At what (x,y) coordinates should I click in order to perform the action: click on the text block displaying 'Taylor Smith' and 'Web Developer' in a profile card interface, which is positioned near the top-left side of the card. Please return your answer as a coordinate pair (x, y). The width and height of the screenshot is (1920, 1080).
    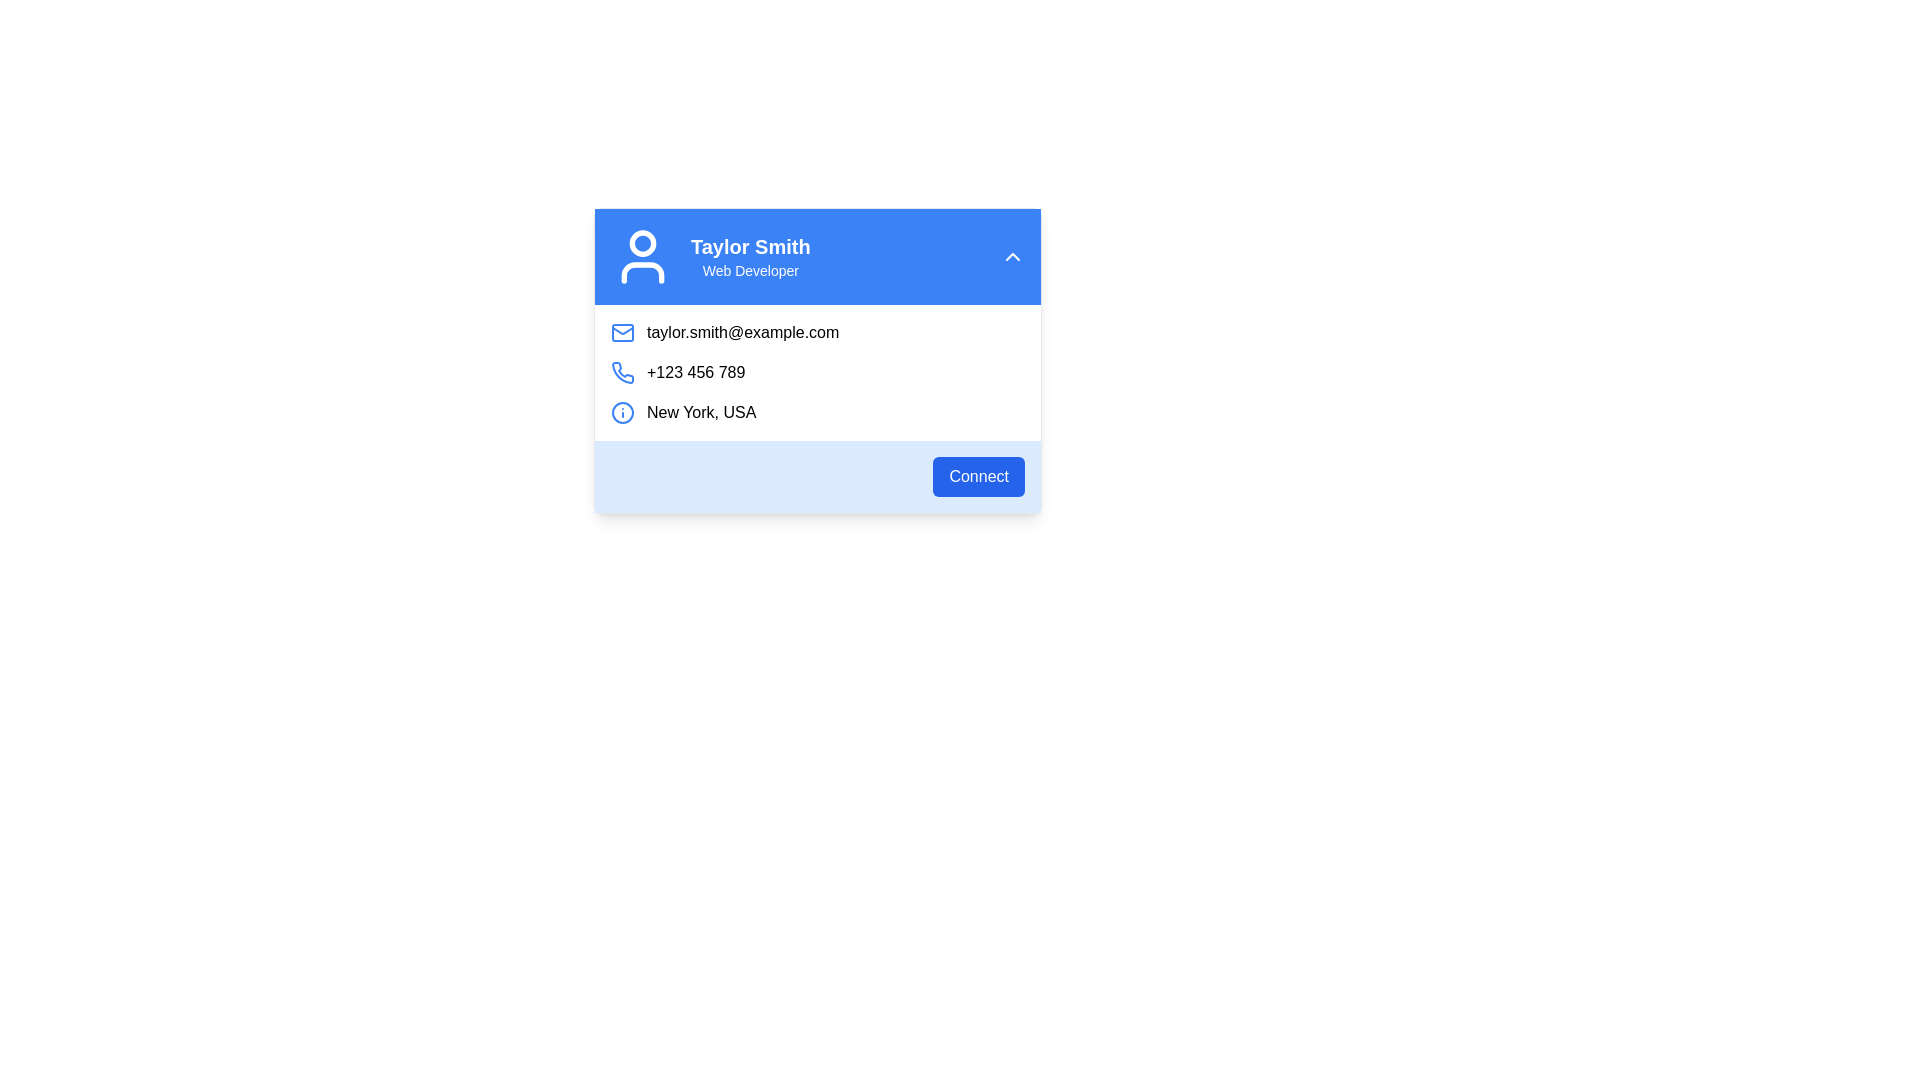
    Looking at the image, I should click on (749, 256).